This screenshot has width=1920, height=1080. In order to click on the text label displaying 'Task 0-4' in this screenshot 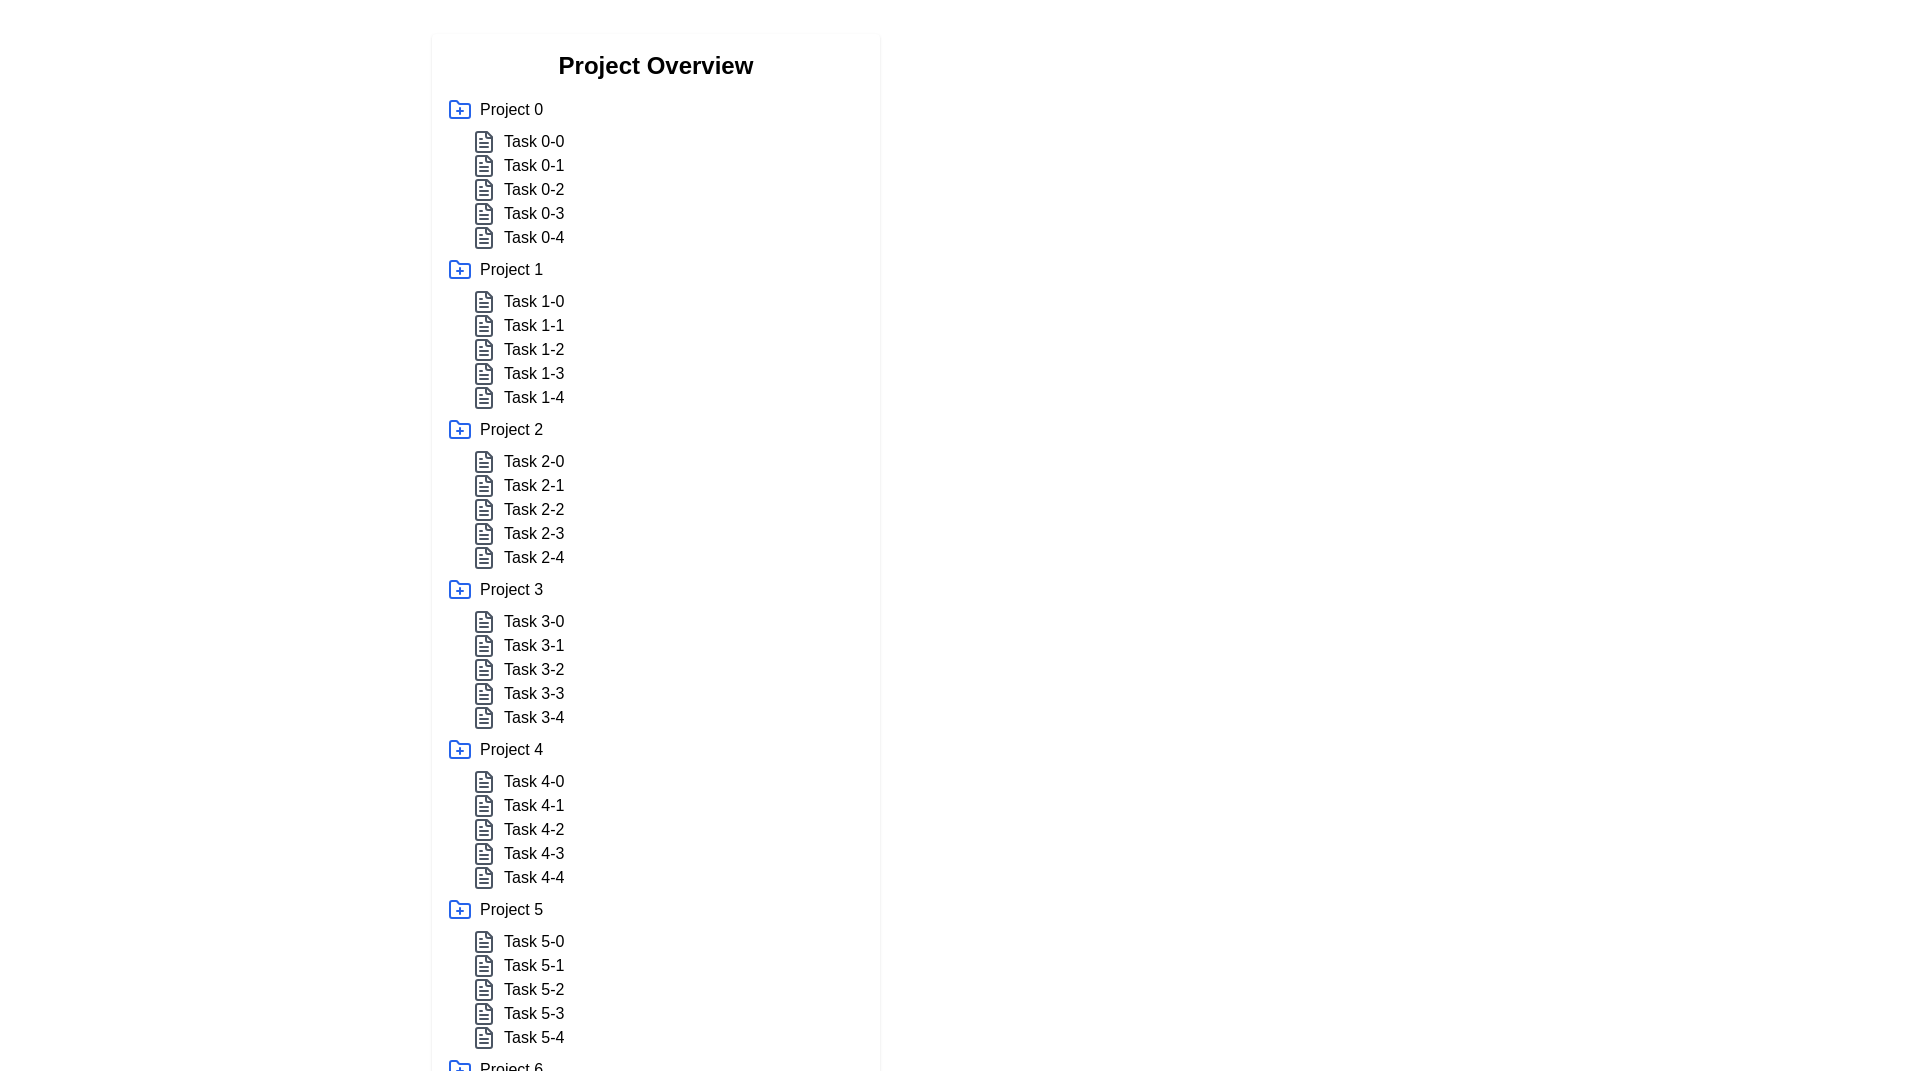, I will do `click(534, 237)`.